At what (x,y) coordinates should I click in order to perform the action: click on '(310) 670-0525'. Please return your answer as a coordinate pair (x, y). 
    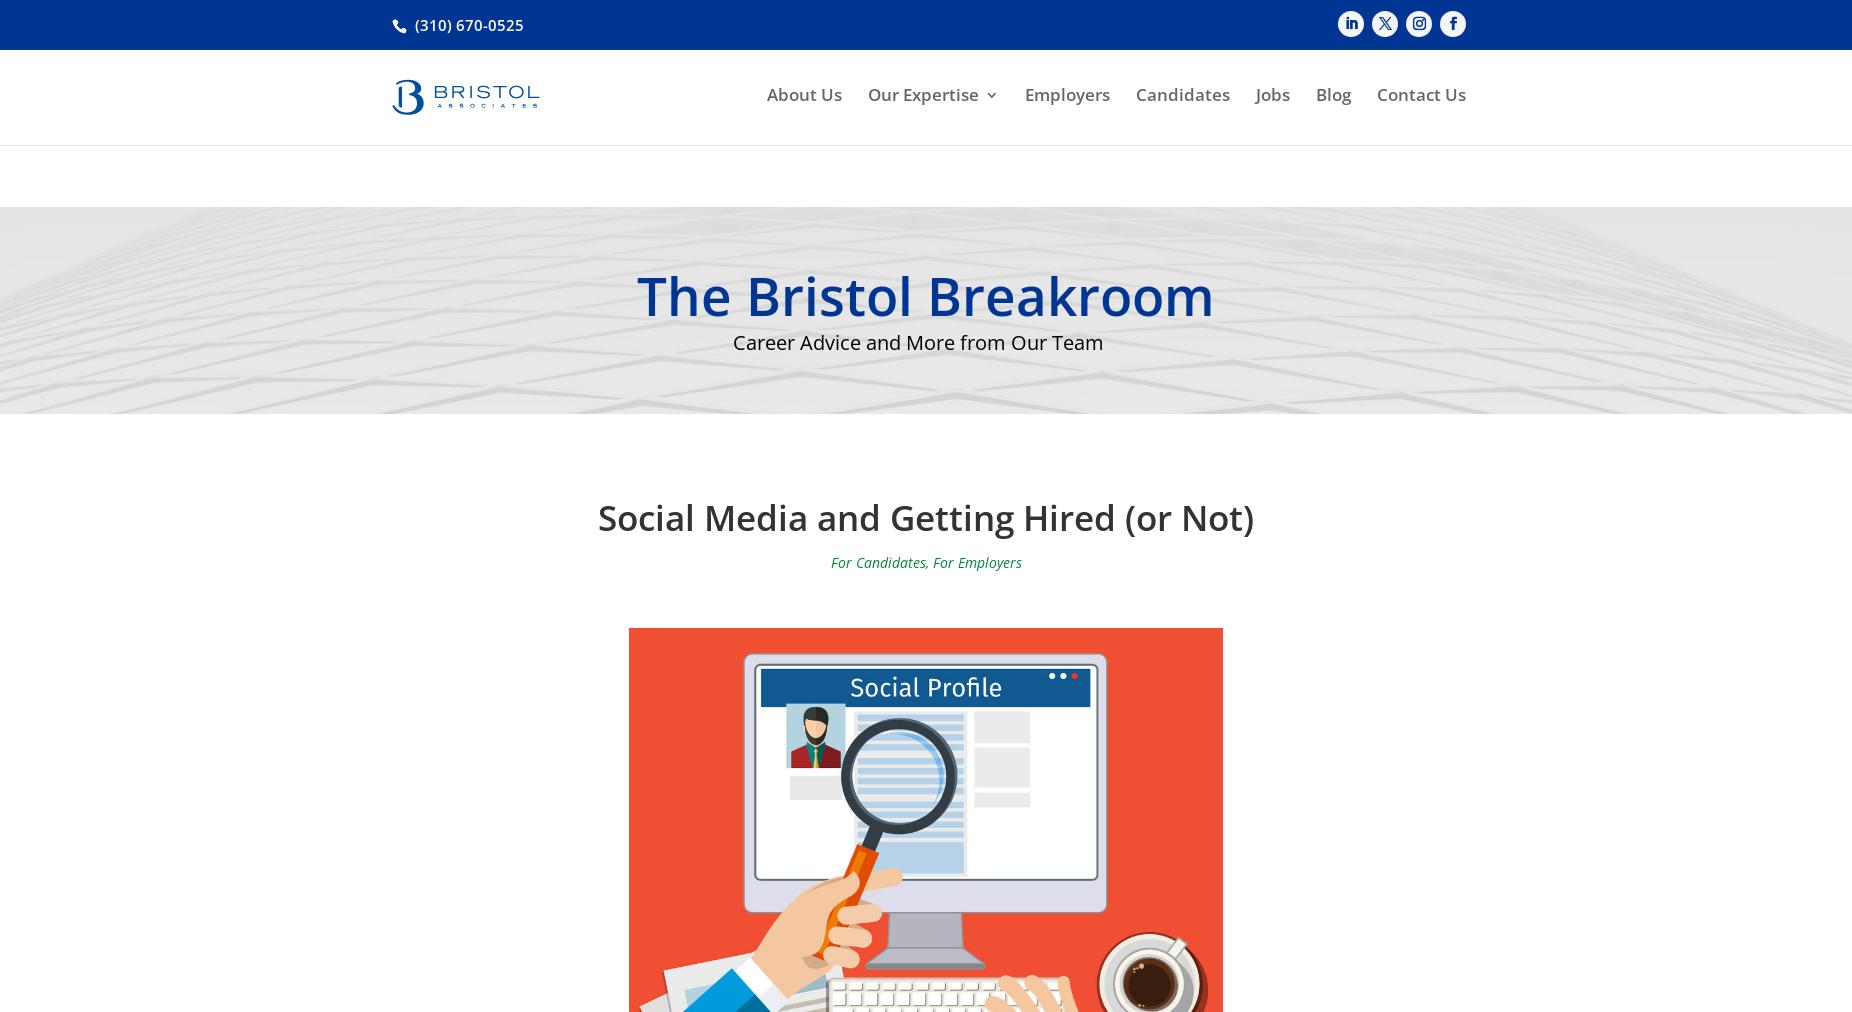
    Looking at the image, I should click on (415, 23).